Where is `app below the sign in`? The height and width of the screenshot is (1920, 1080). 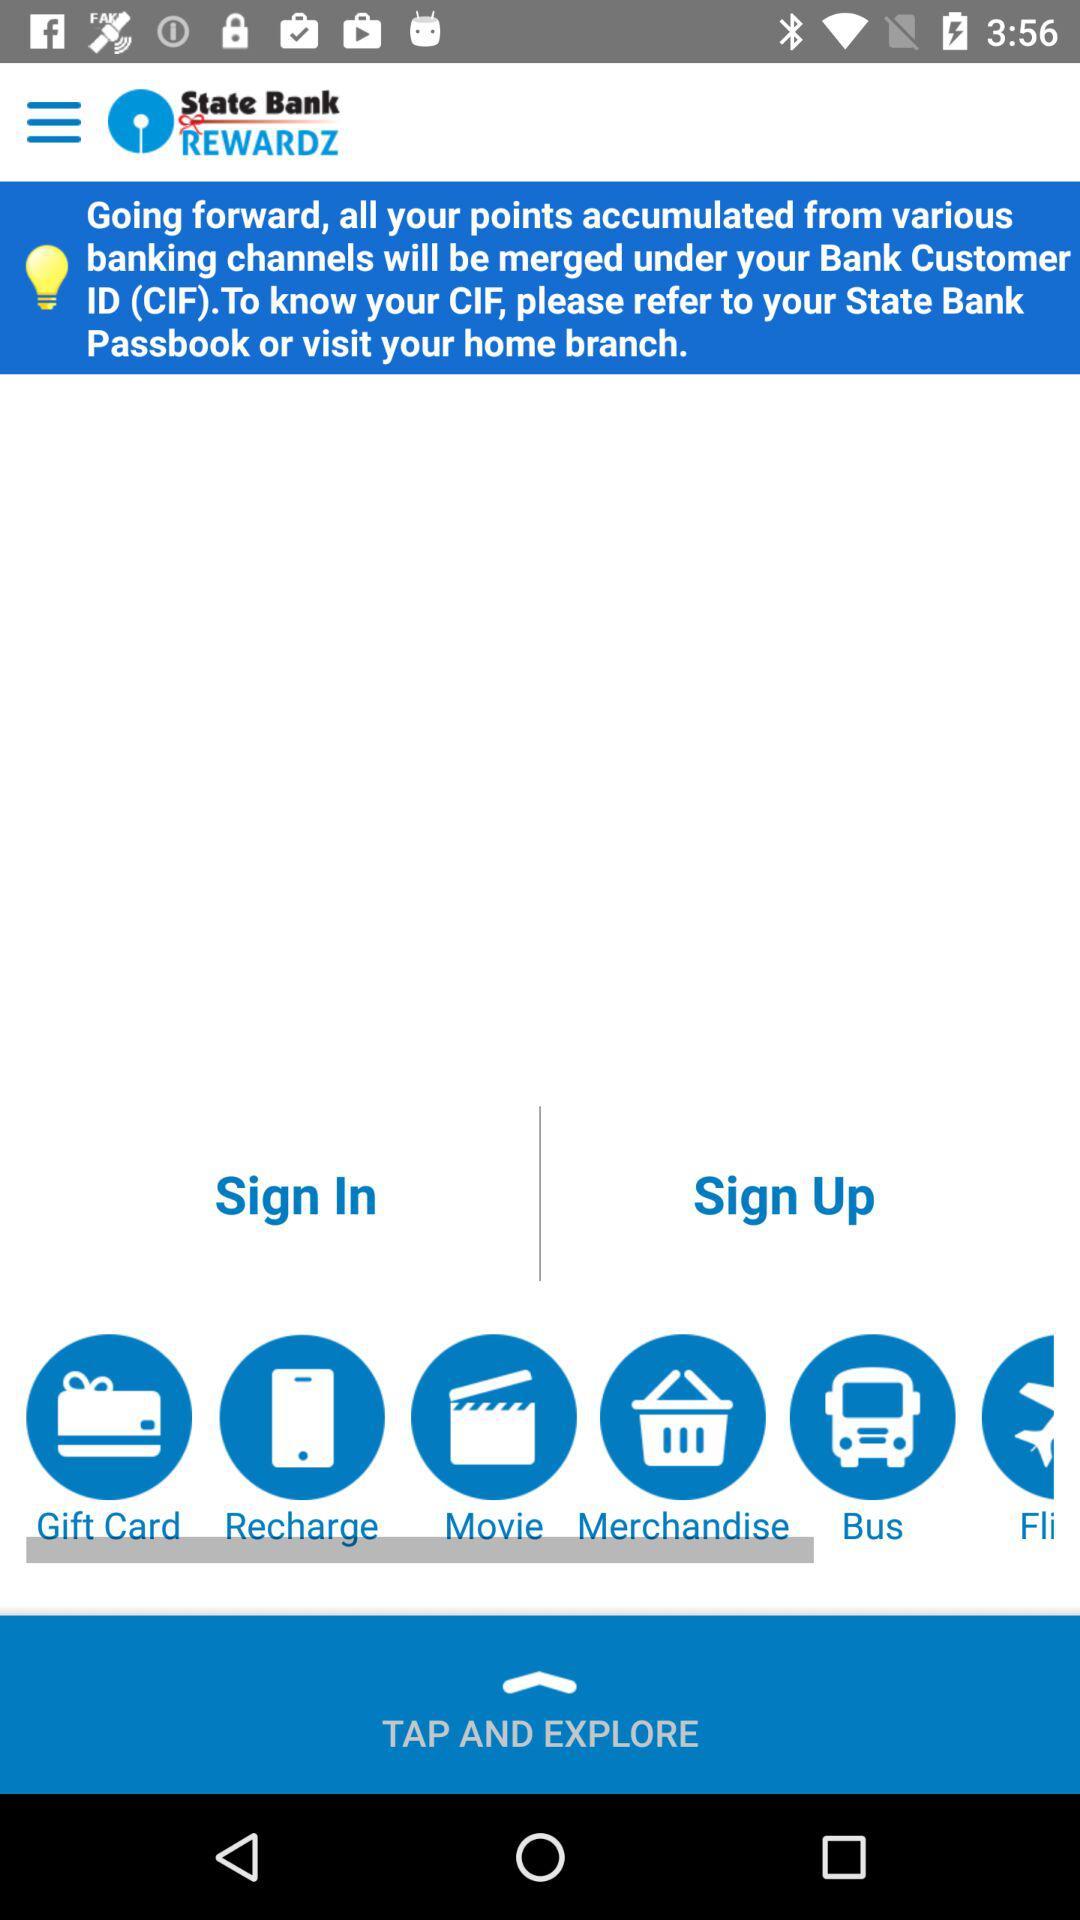 app below the sign in is located at coordinates (109, 1441).